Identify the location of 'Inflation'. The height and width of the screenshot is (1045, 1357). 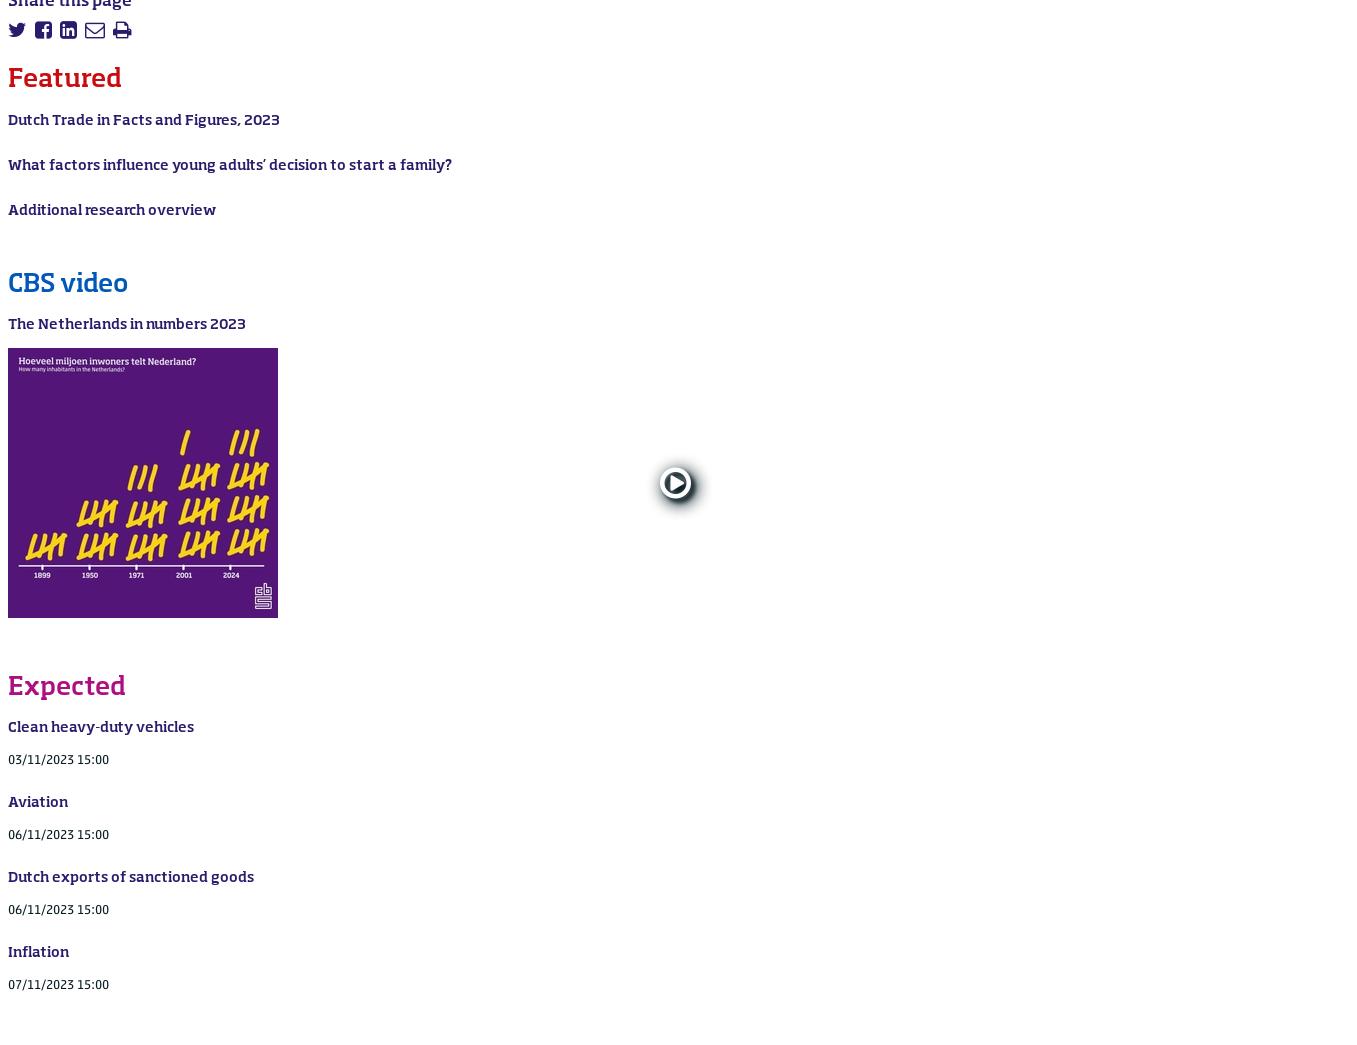
(7, 952).